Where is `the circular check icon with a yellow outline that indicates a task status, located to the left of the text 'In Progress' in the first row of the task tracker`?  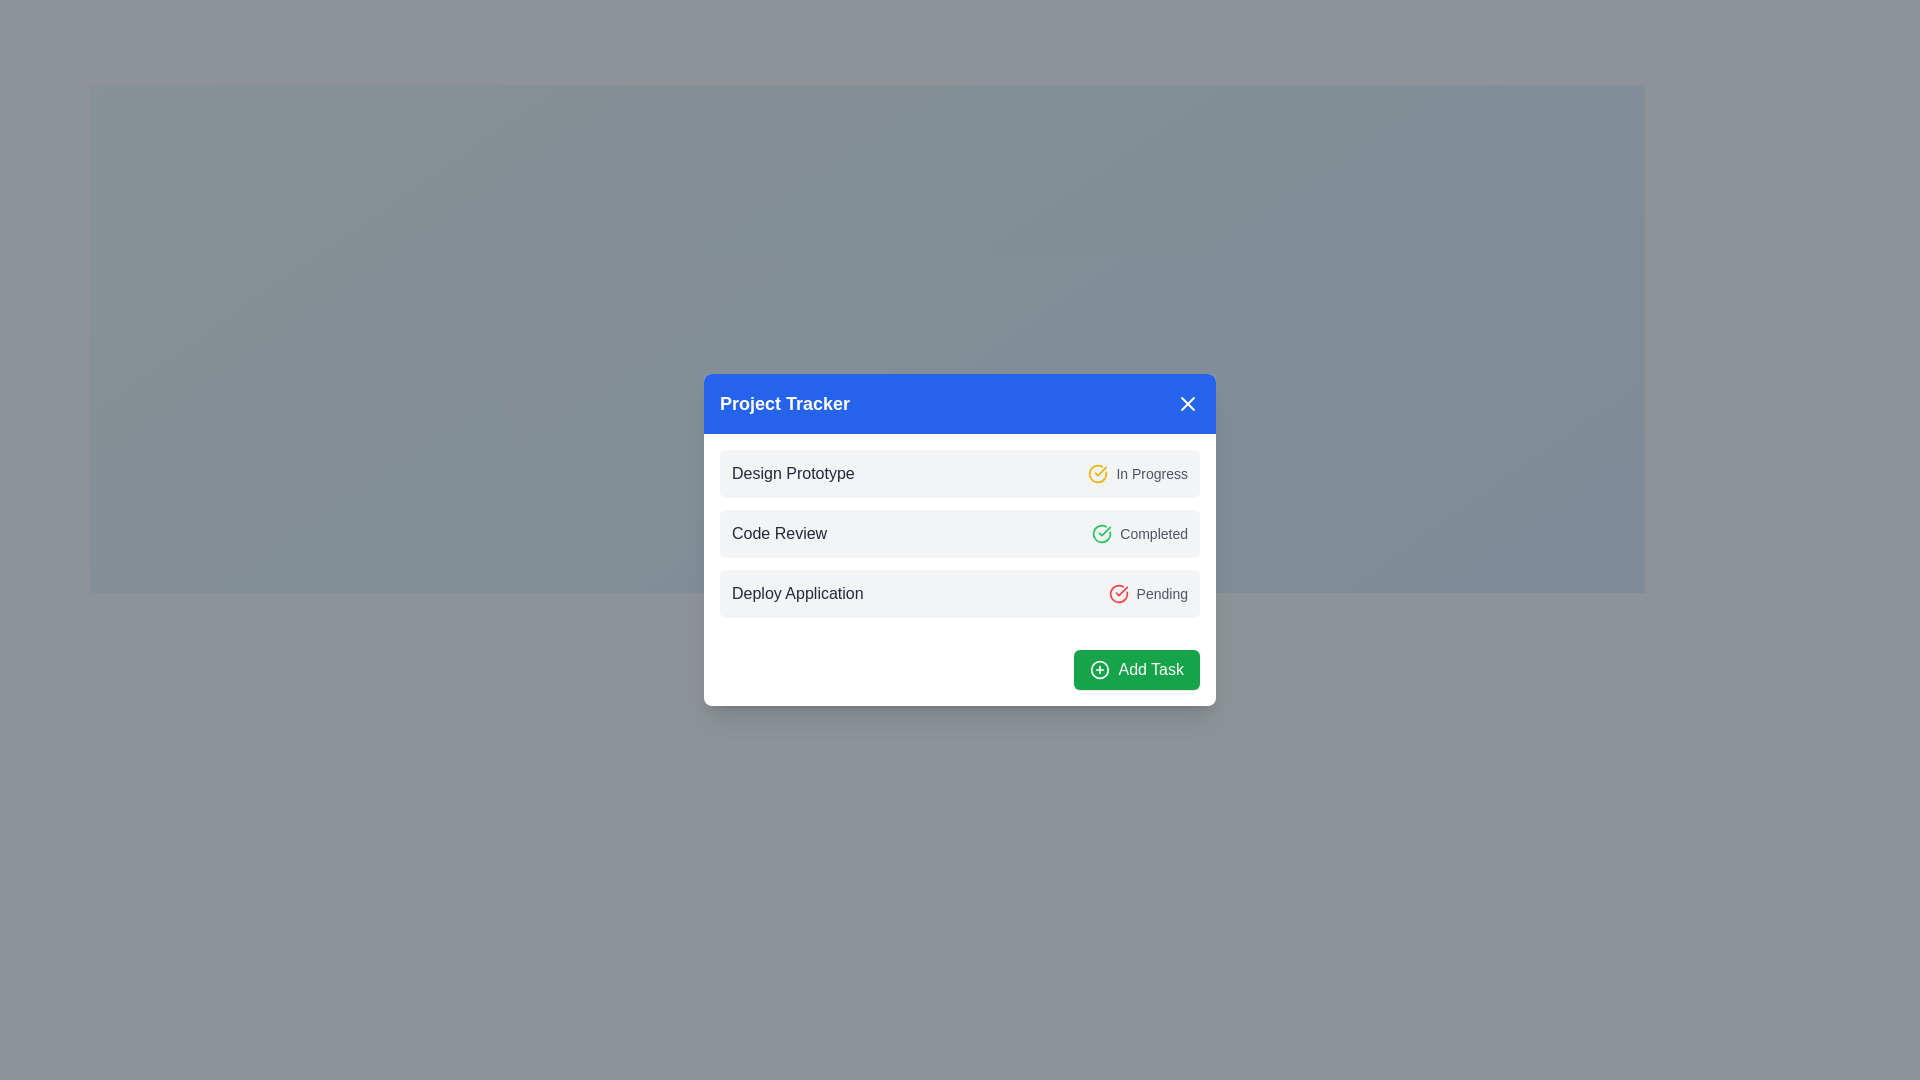 the circular check icon with a yellow outline that indicates a task status, located to the left of the text 'In Progress' in the first row of the task tracker is located at coordinates (1097, 474).